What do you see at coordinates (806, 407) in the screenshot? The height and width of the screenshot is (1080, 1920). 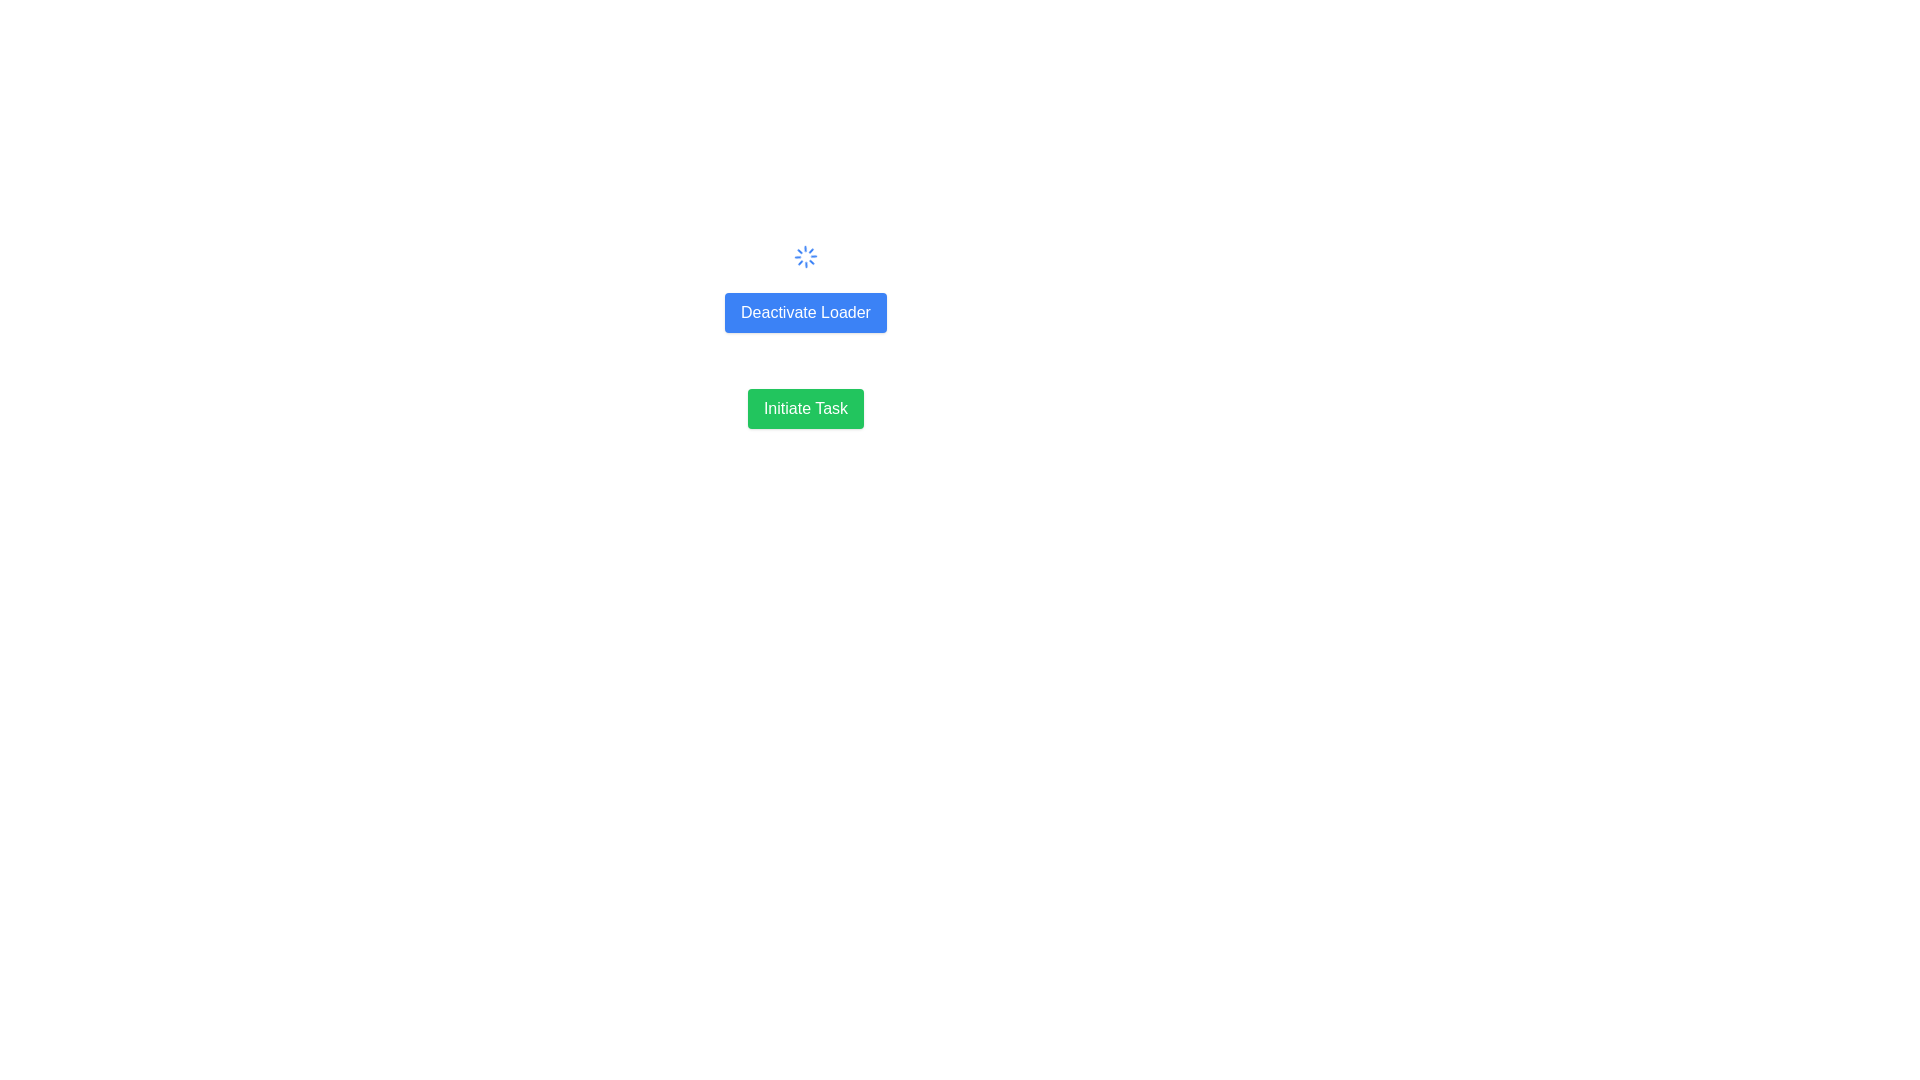 I see `the green rectangular button labeled 'Initiate Task' located below the 'Deactivate Loader' button` at bounding box center [806, 407].